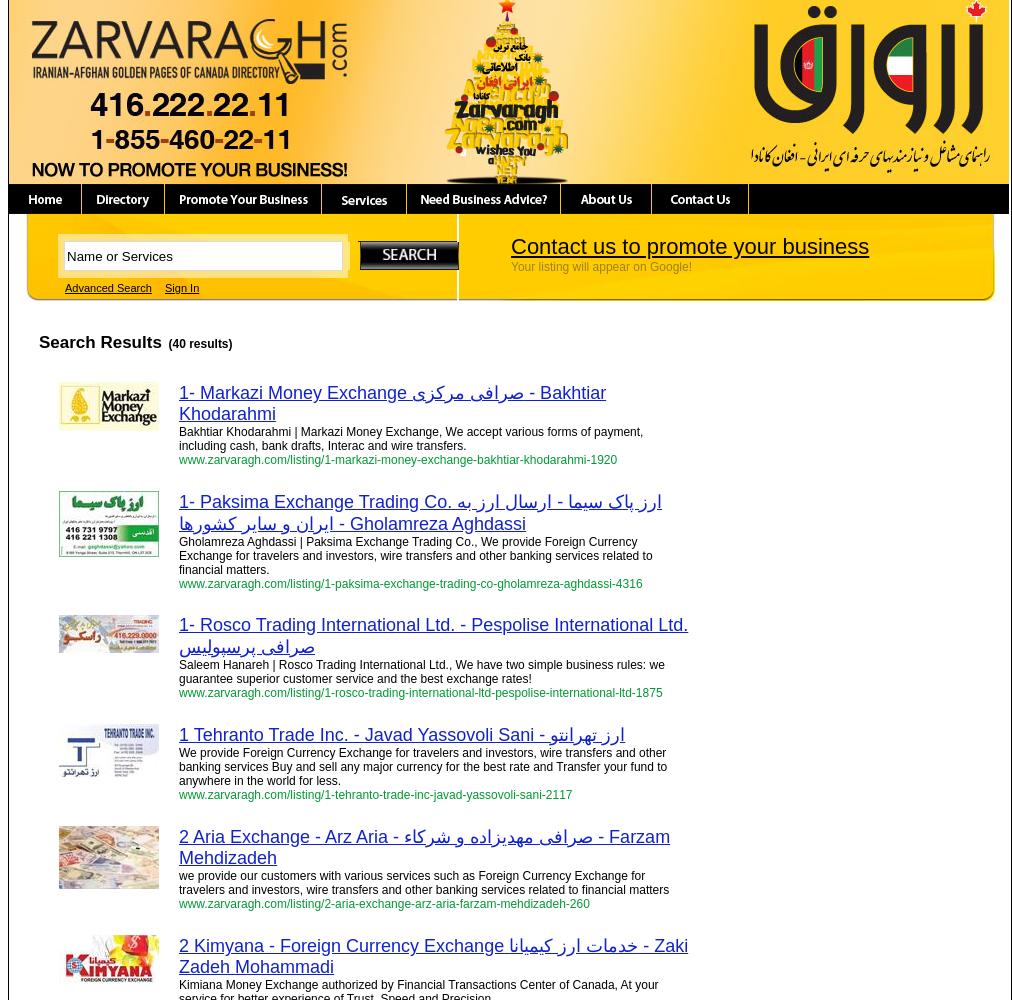 Image resolution: width=1012 pixels, height=1000 pixels. What do you see at coordinates (410, 438) in the screenshot?
I see `'Bakhtiar Khodarahmi | Markazi Money Exchange, We accept various forms of payment, including cash, bank drafts, Interac and wire transfers.'` at bounding box center [410, 438].